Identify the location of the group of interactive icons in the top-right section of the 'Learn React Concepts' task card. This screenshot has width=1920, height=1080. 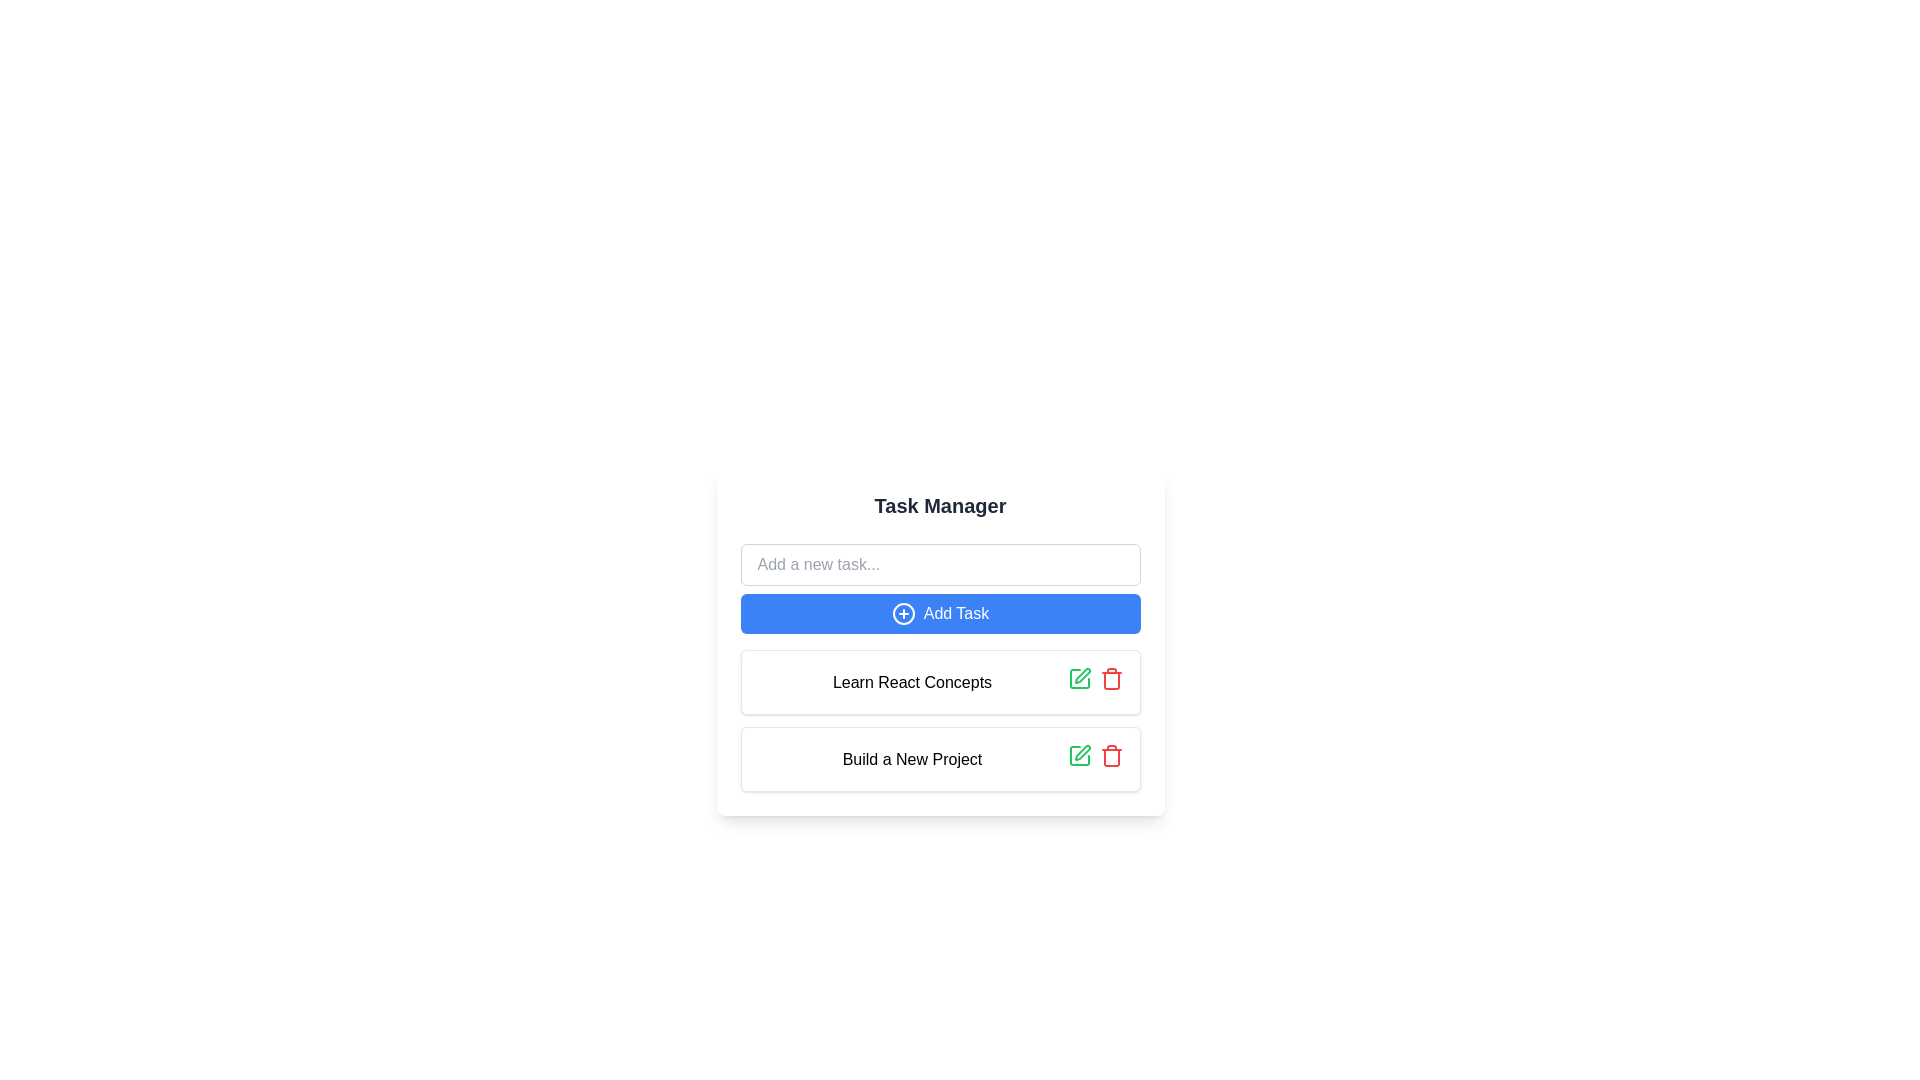
(1094, 681).